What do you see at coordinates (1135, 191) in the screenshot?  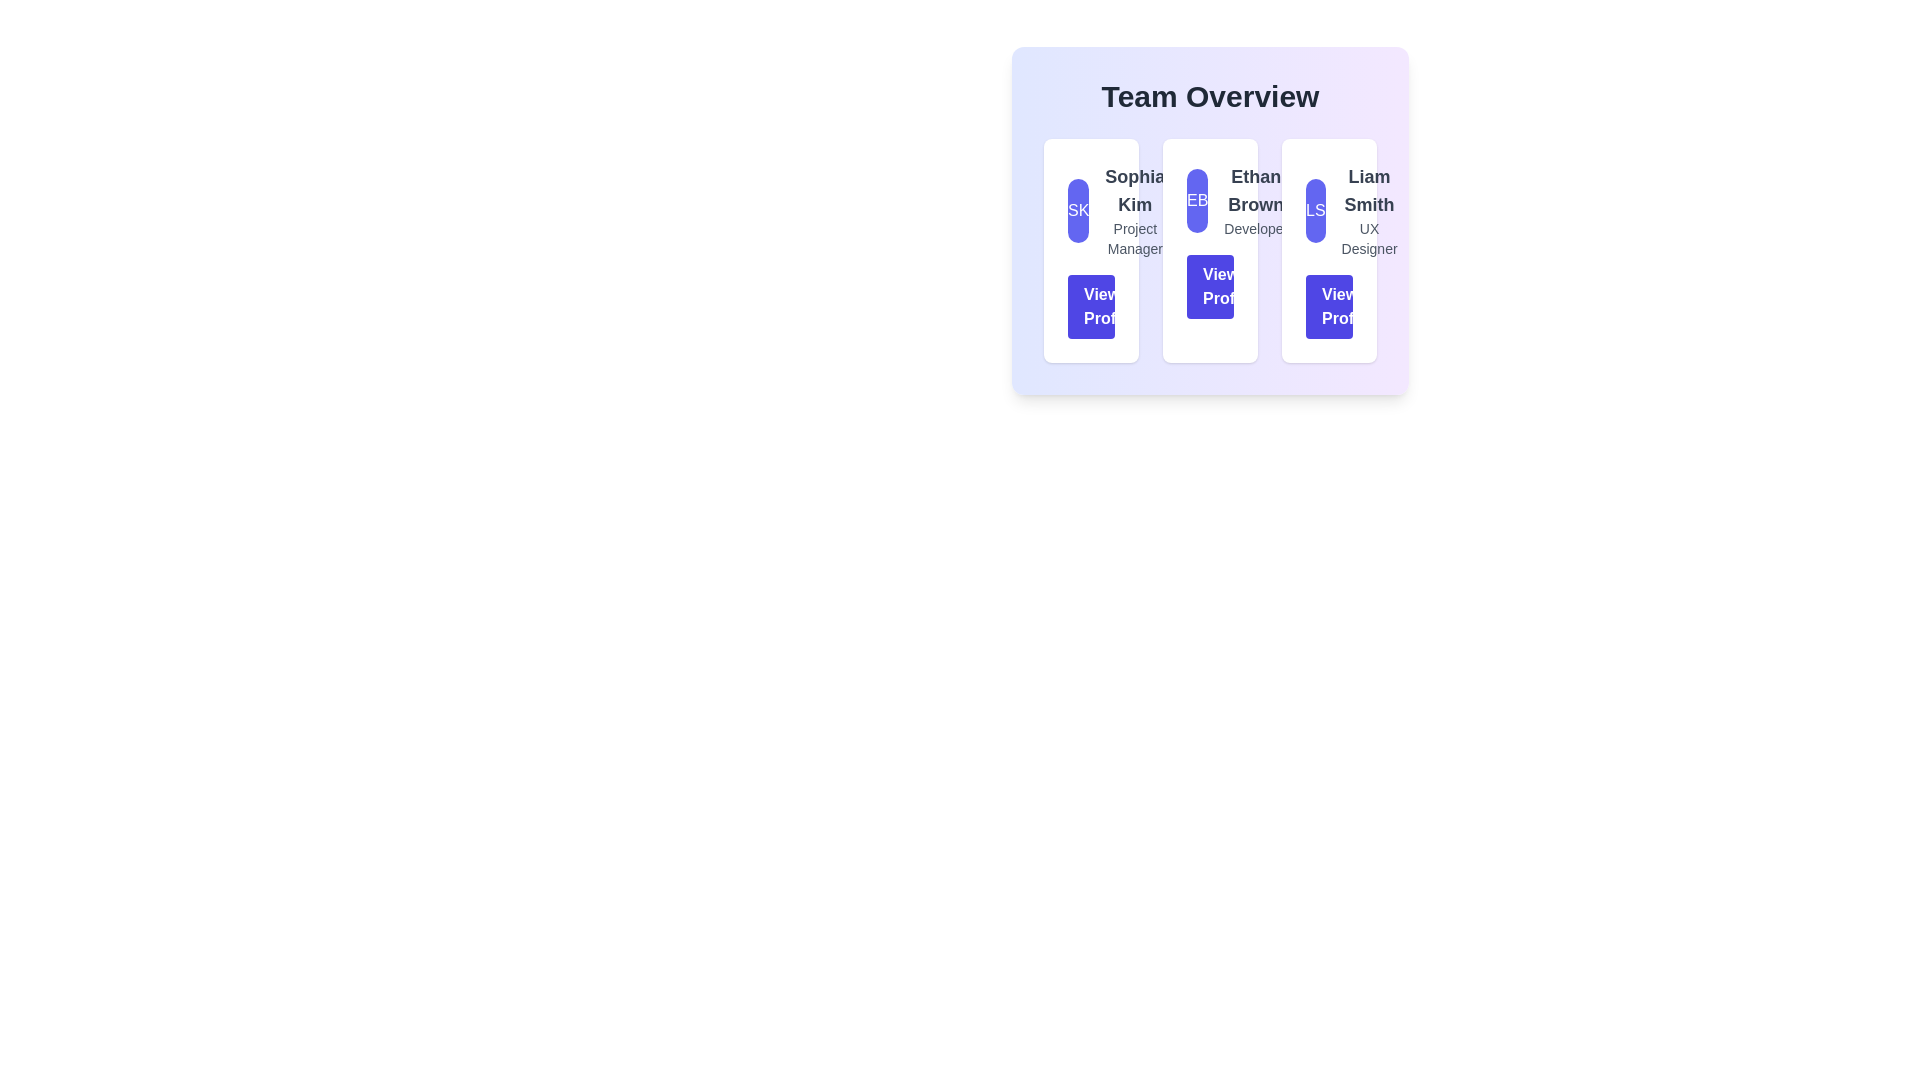 I see `the user's name text label displayed prominently within the profile card in the Team Overview section for additional information` at bounding box center [1135, 191].